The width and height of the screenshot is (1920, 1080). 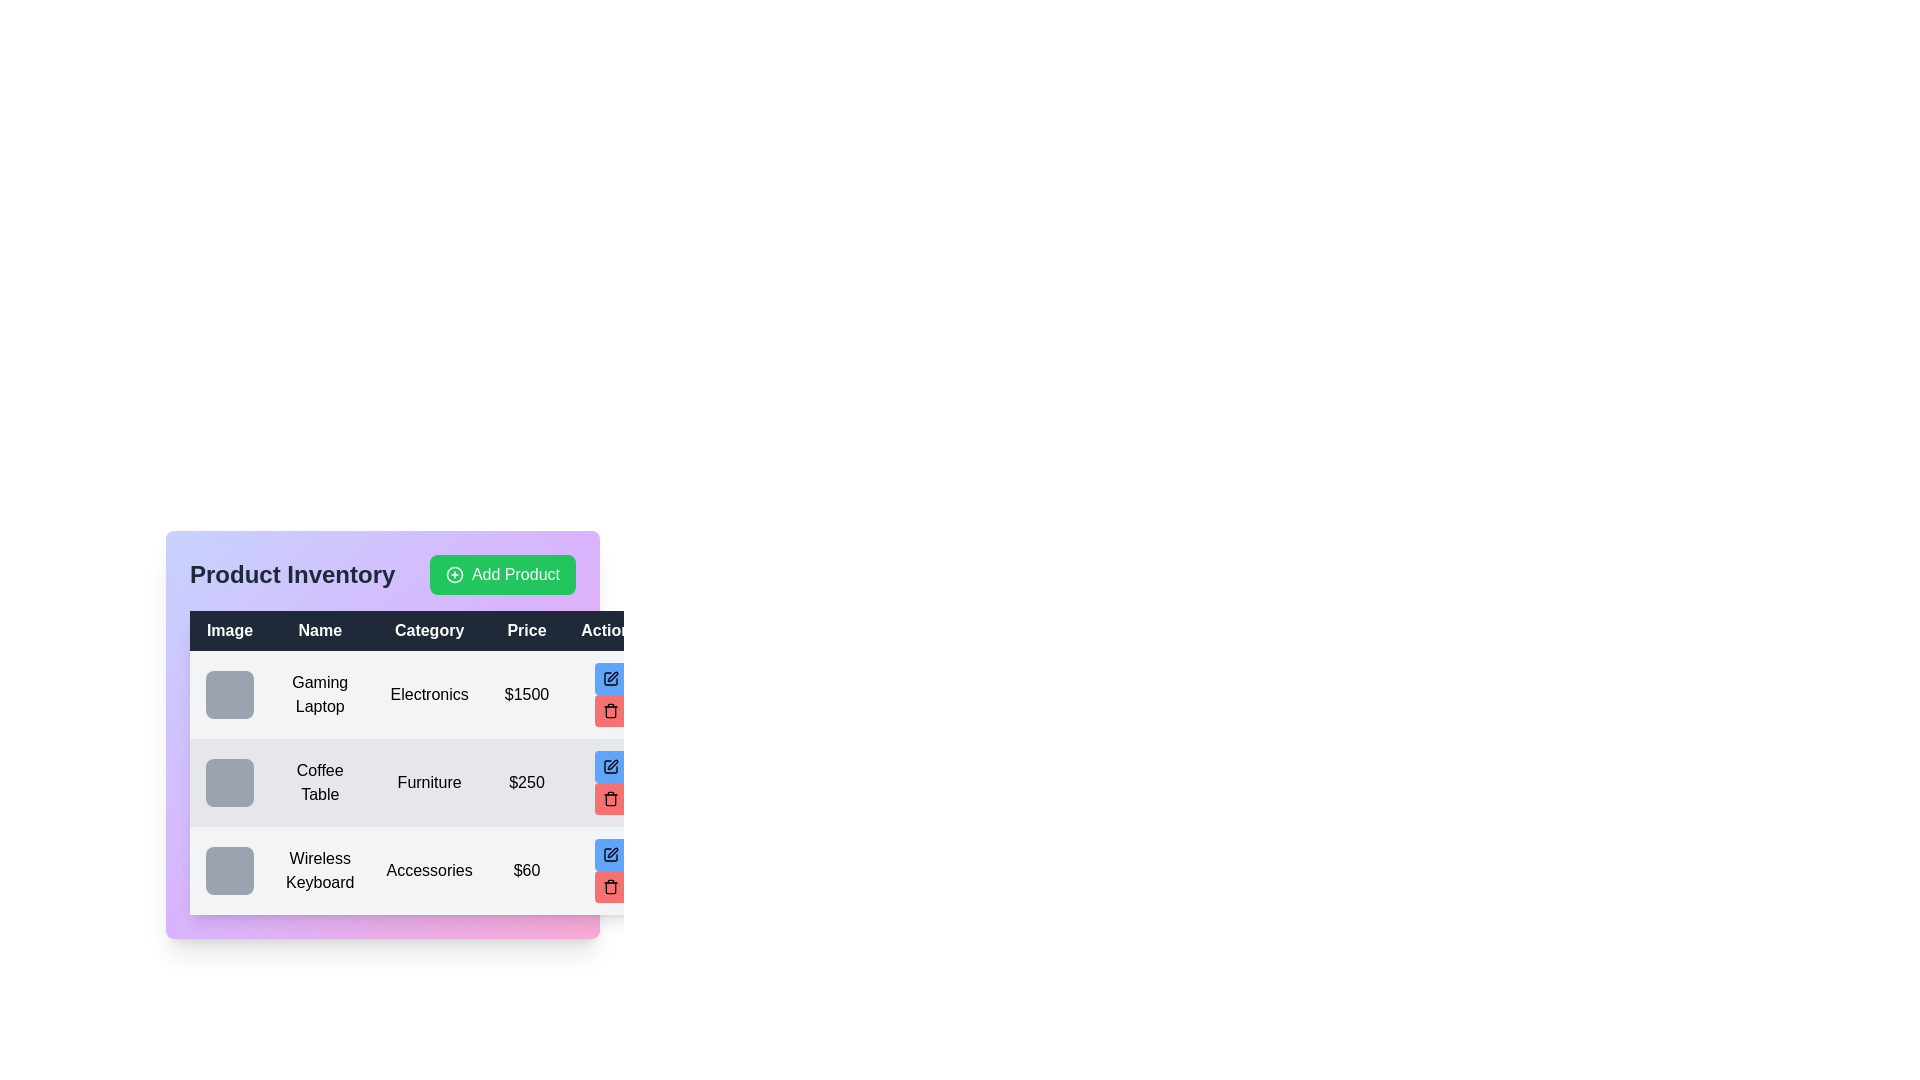 What do you see at coordinates (609, 886) in the screenshot?
I see `the trash bin icon within the red button in the 'Actions' column of the 'Wireless Keyboard' row` at bounding box center [609, 886].